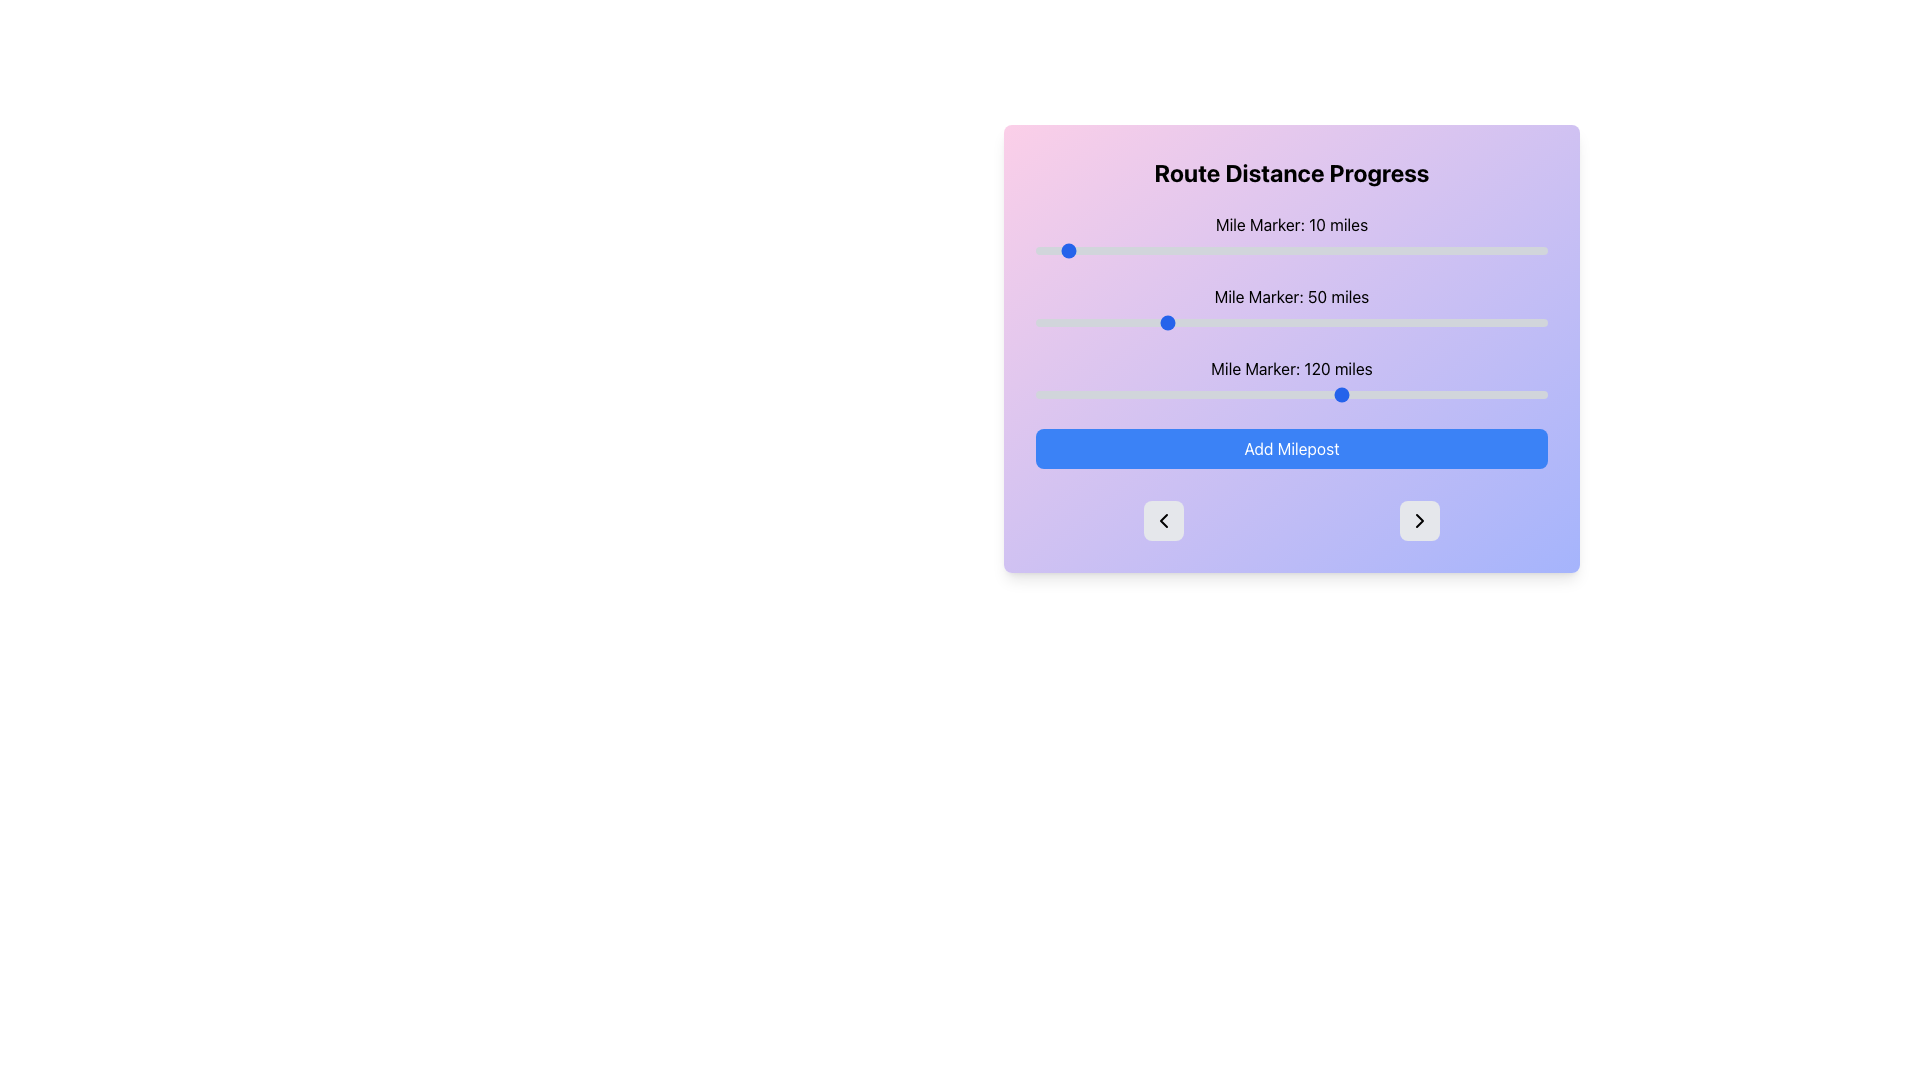 The image size is (1920, 1080). What do you see at coordinates (1372, 394) in the screenshot?
I see `the mile marker` at bounding box center [1372, 394].